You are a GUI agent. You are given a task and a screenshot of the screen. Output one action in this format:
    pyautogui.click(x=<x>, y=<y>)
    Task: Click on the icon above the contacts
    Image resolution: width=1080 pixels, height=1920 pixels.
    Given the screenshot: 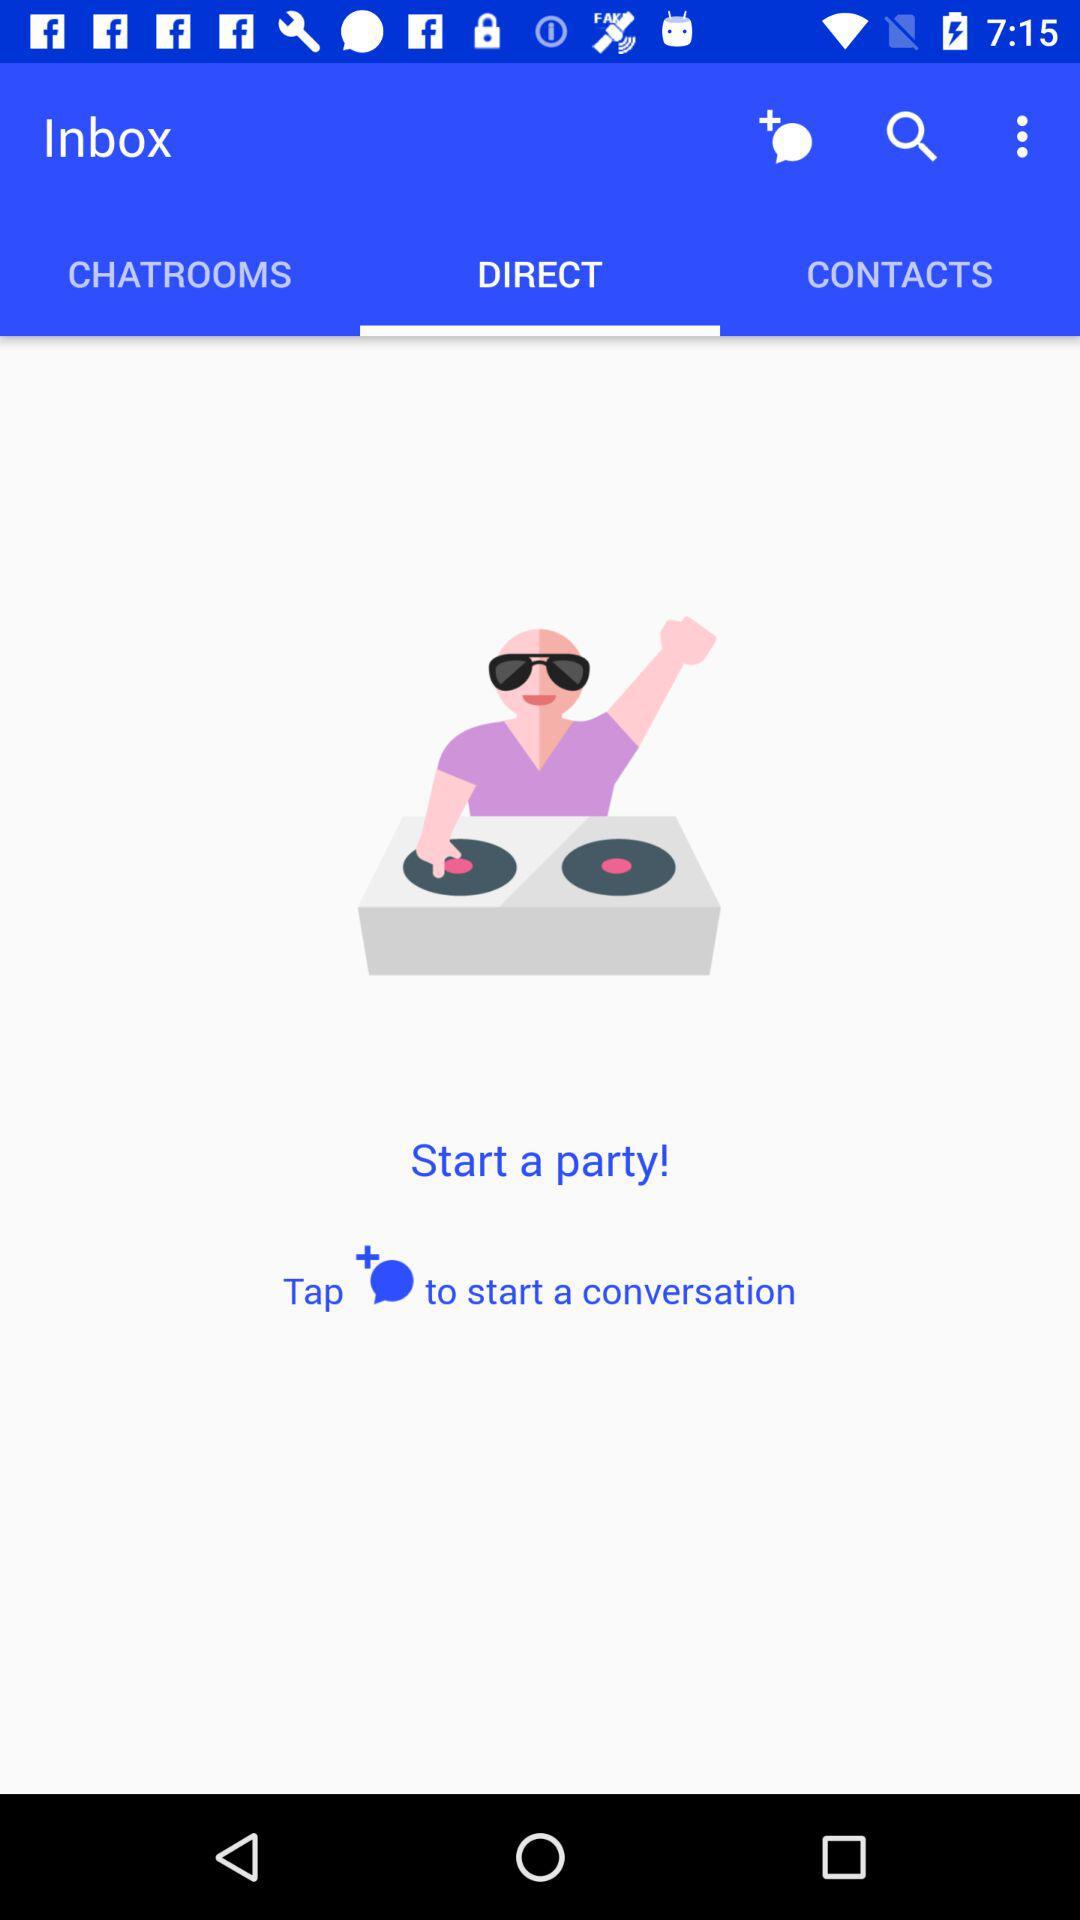 What is the action you would take?
    pyautogui.click(x=1027, y=135)
    